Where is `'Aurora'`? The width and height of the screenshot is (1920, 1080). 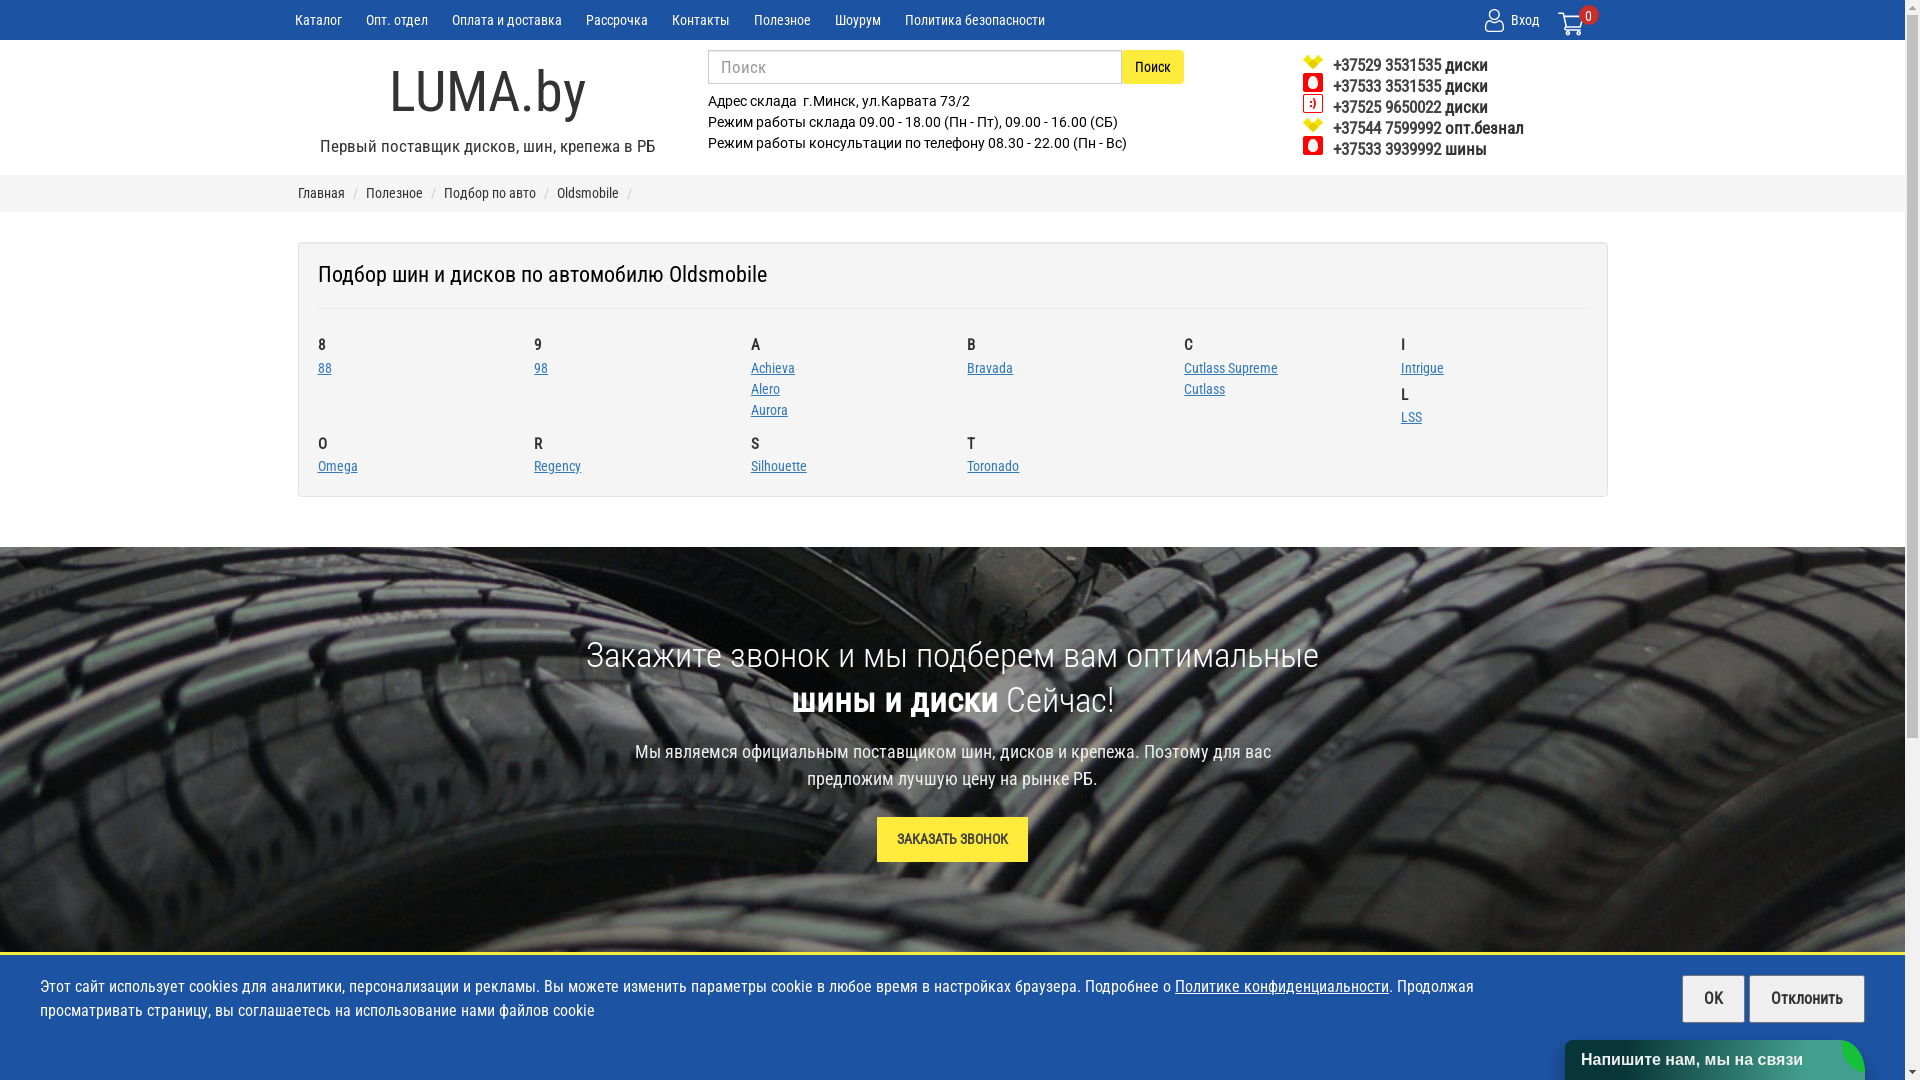 'Aurora' is located at coordinates (768, 408).